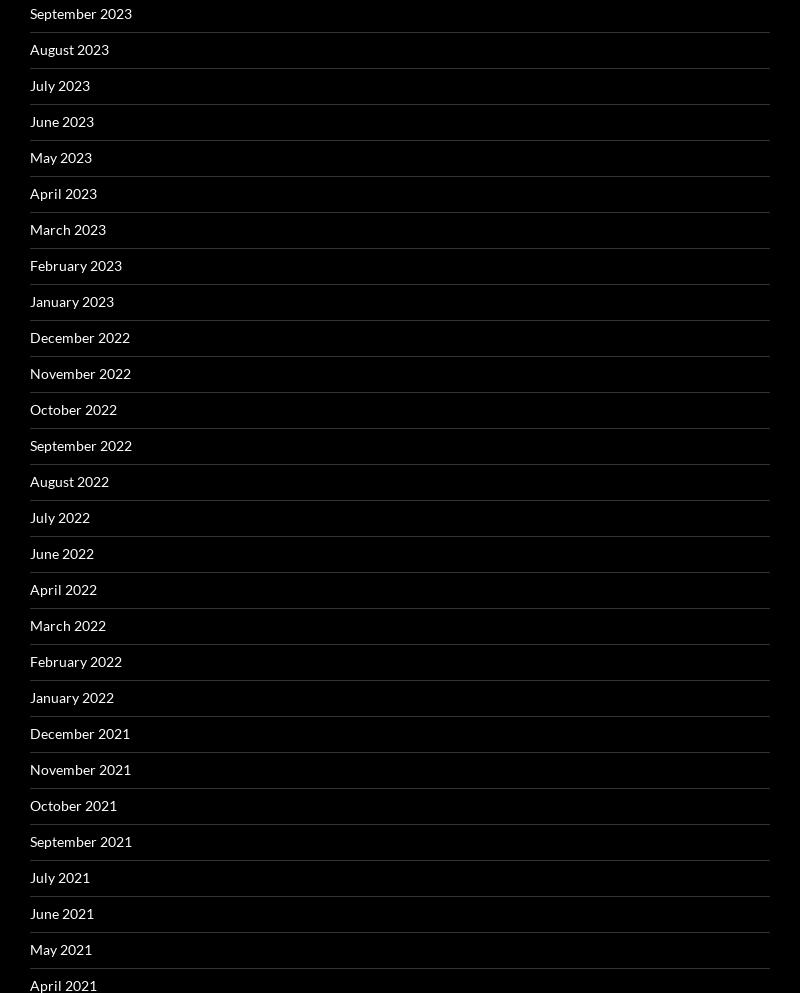  Describe the element at coordinates (59, 155) in the screenshot. I see `'May 2023'` at that location.